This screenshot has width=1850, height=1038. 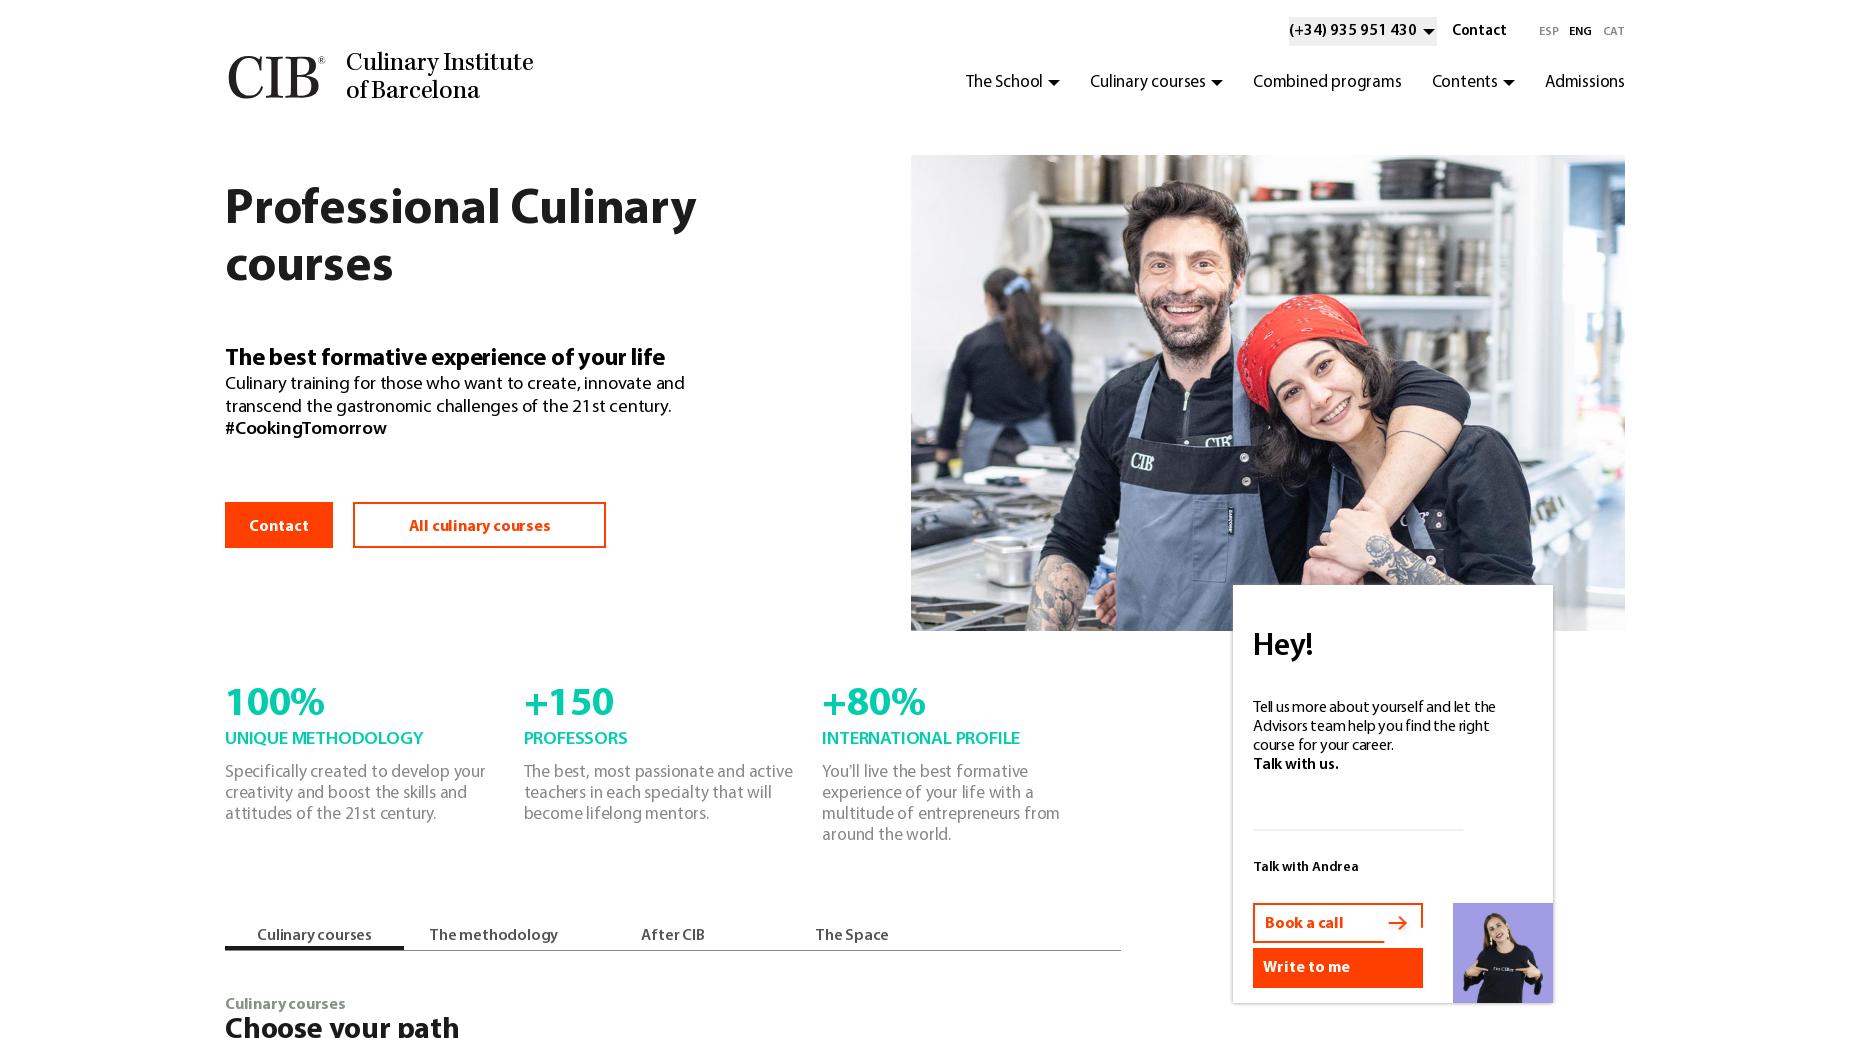 What do you see at coordinates (657, 793) in the screenshot?
I see `'The best, most passionate and active teachers in each specialty that will become lifelong mentors.'` at bounding box center [657, 793].